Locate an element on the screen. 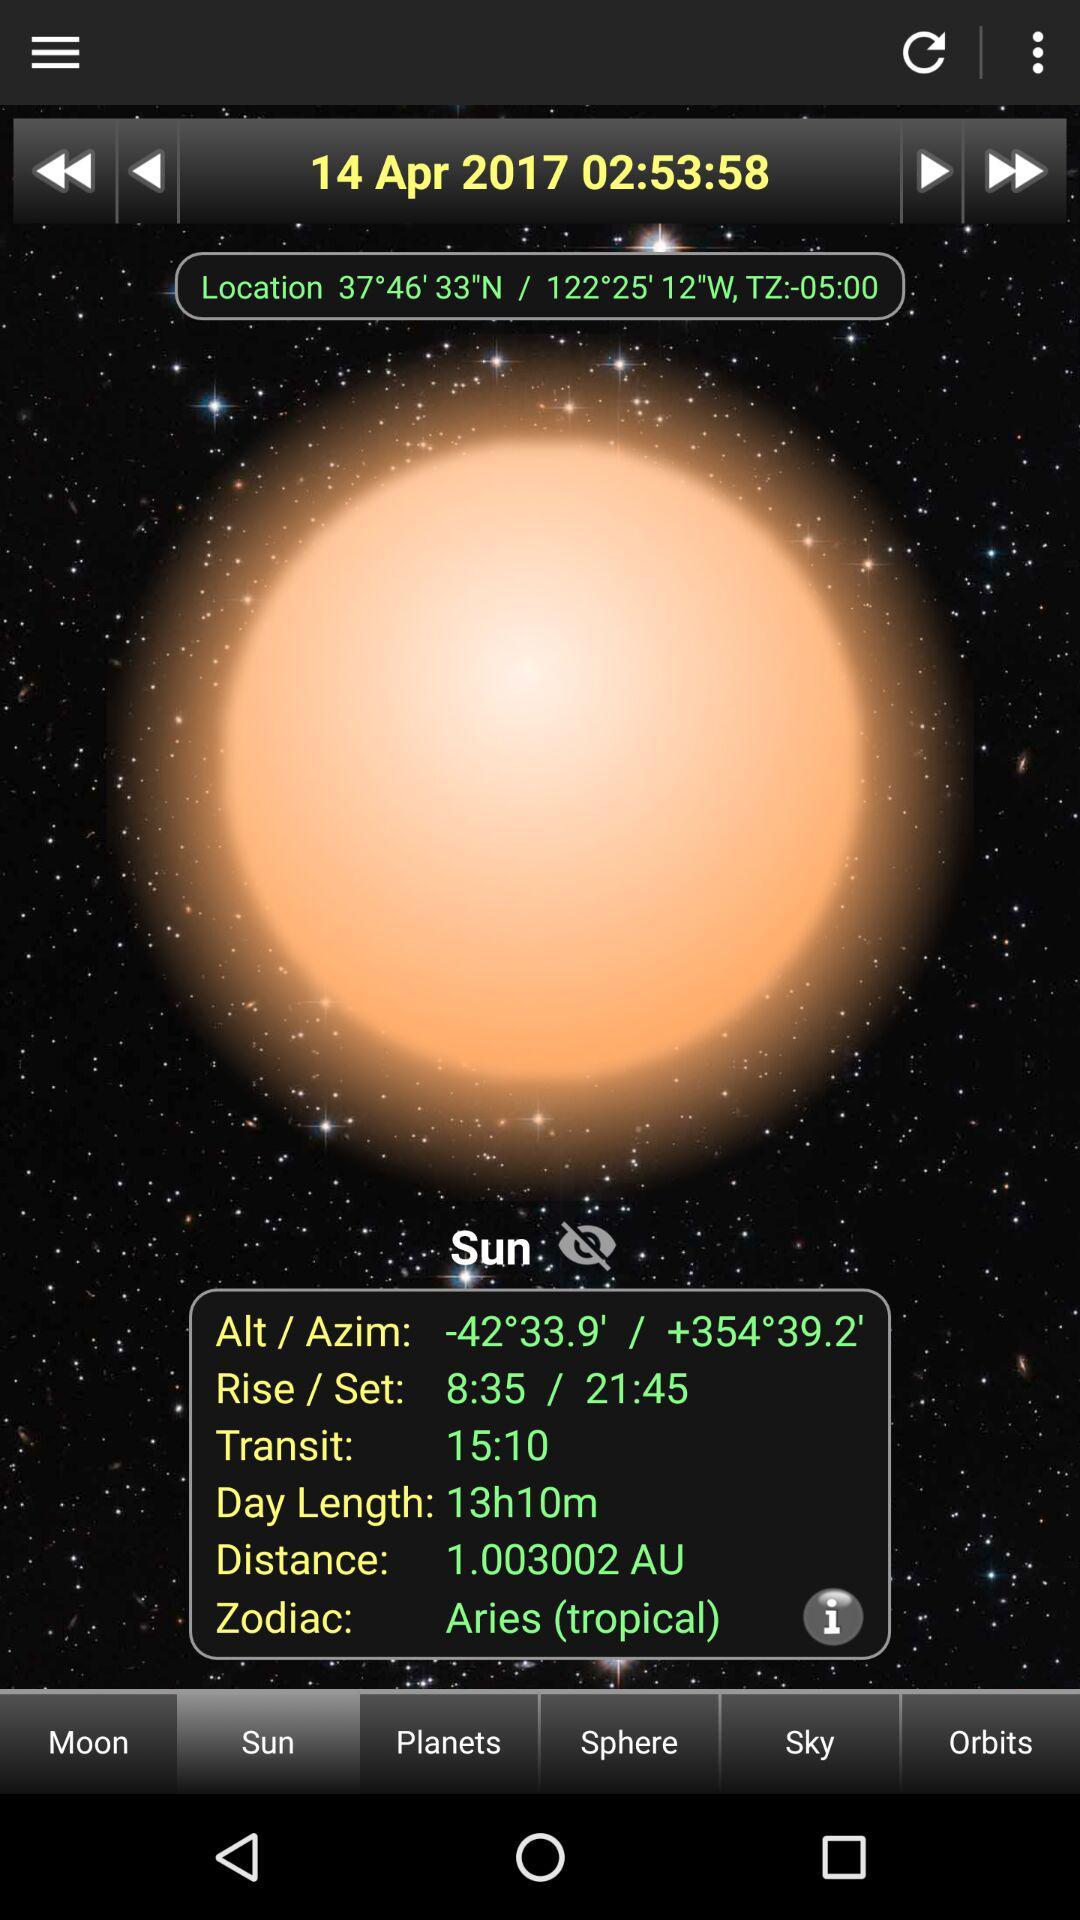  settings is located at coordinates (1036, 52).